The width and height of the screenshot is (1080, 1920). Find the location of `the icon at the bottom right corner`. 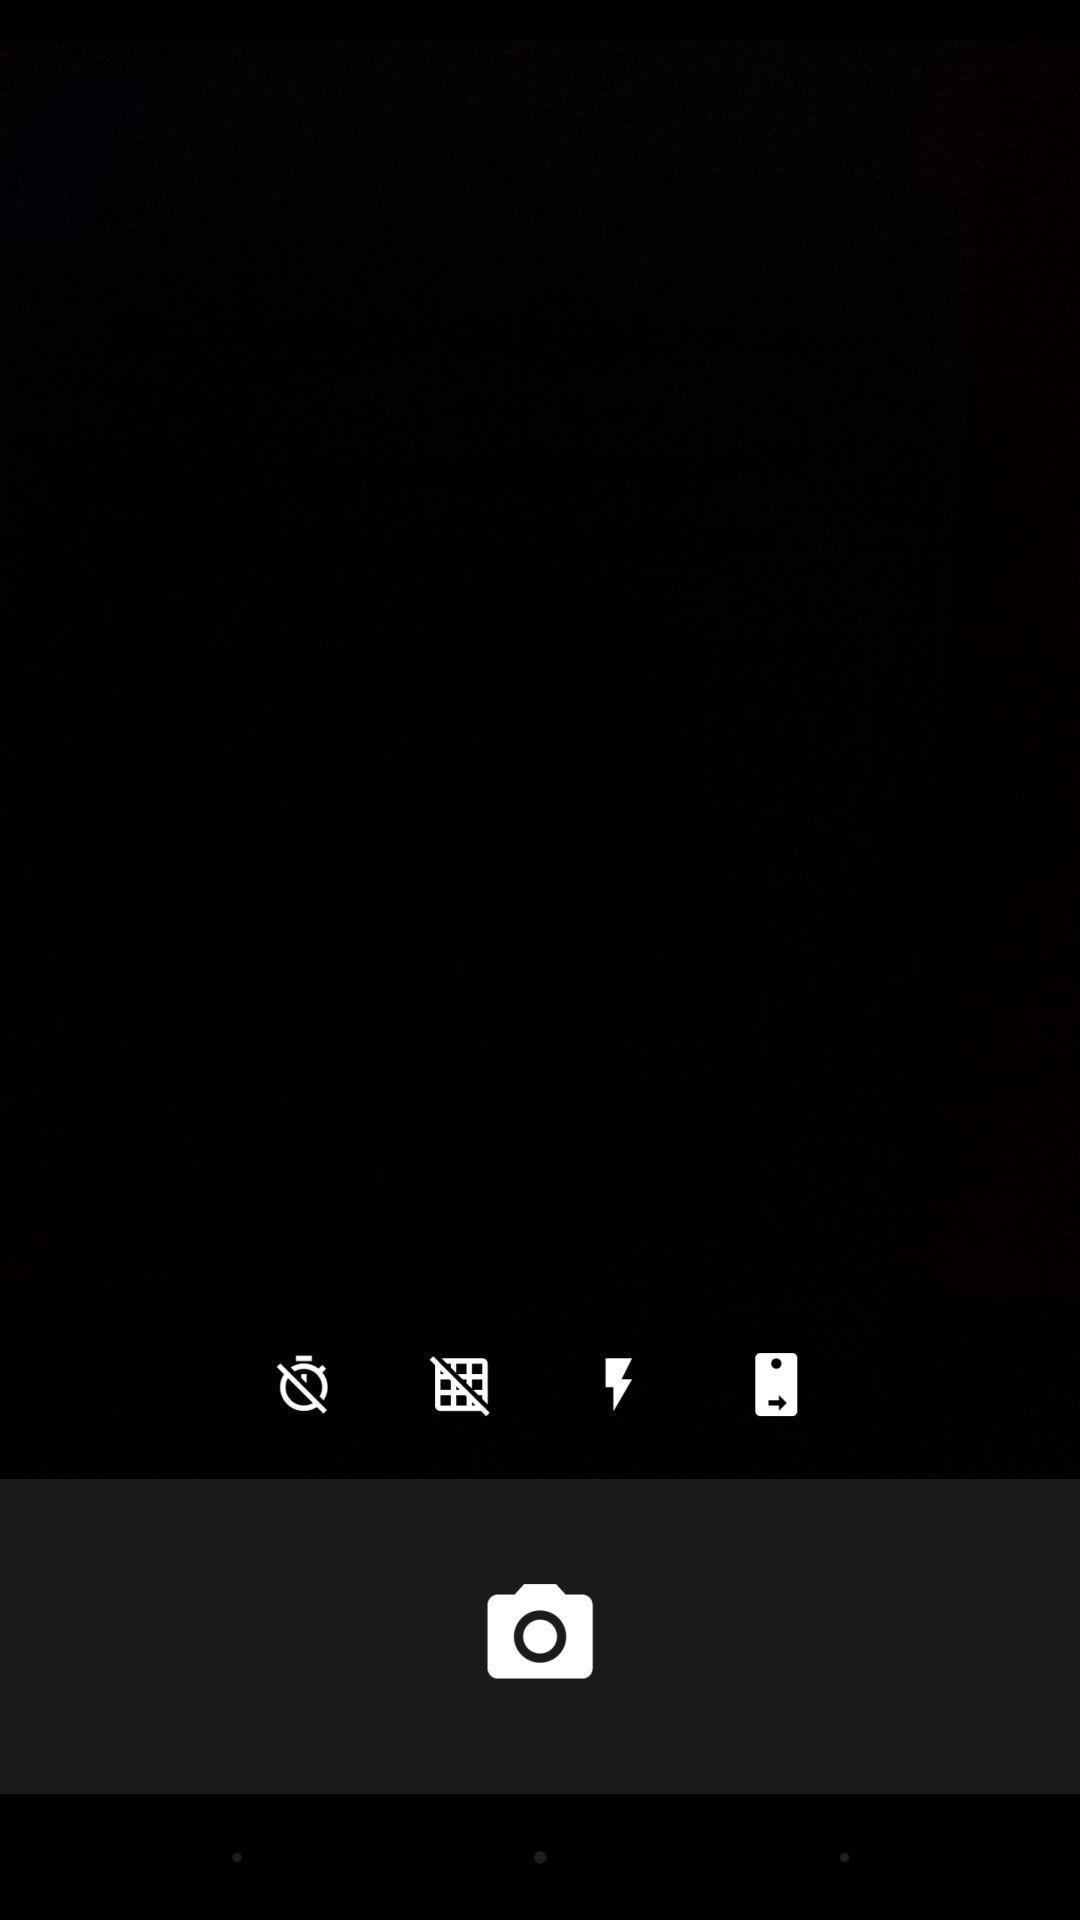

the icon at the bottom right corner is located at coordinates (775, 1383).